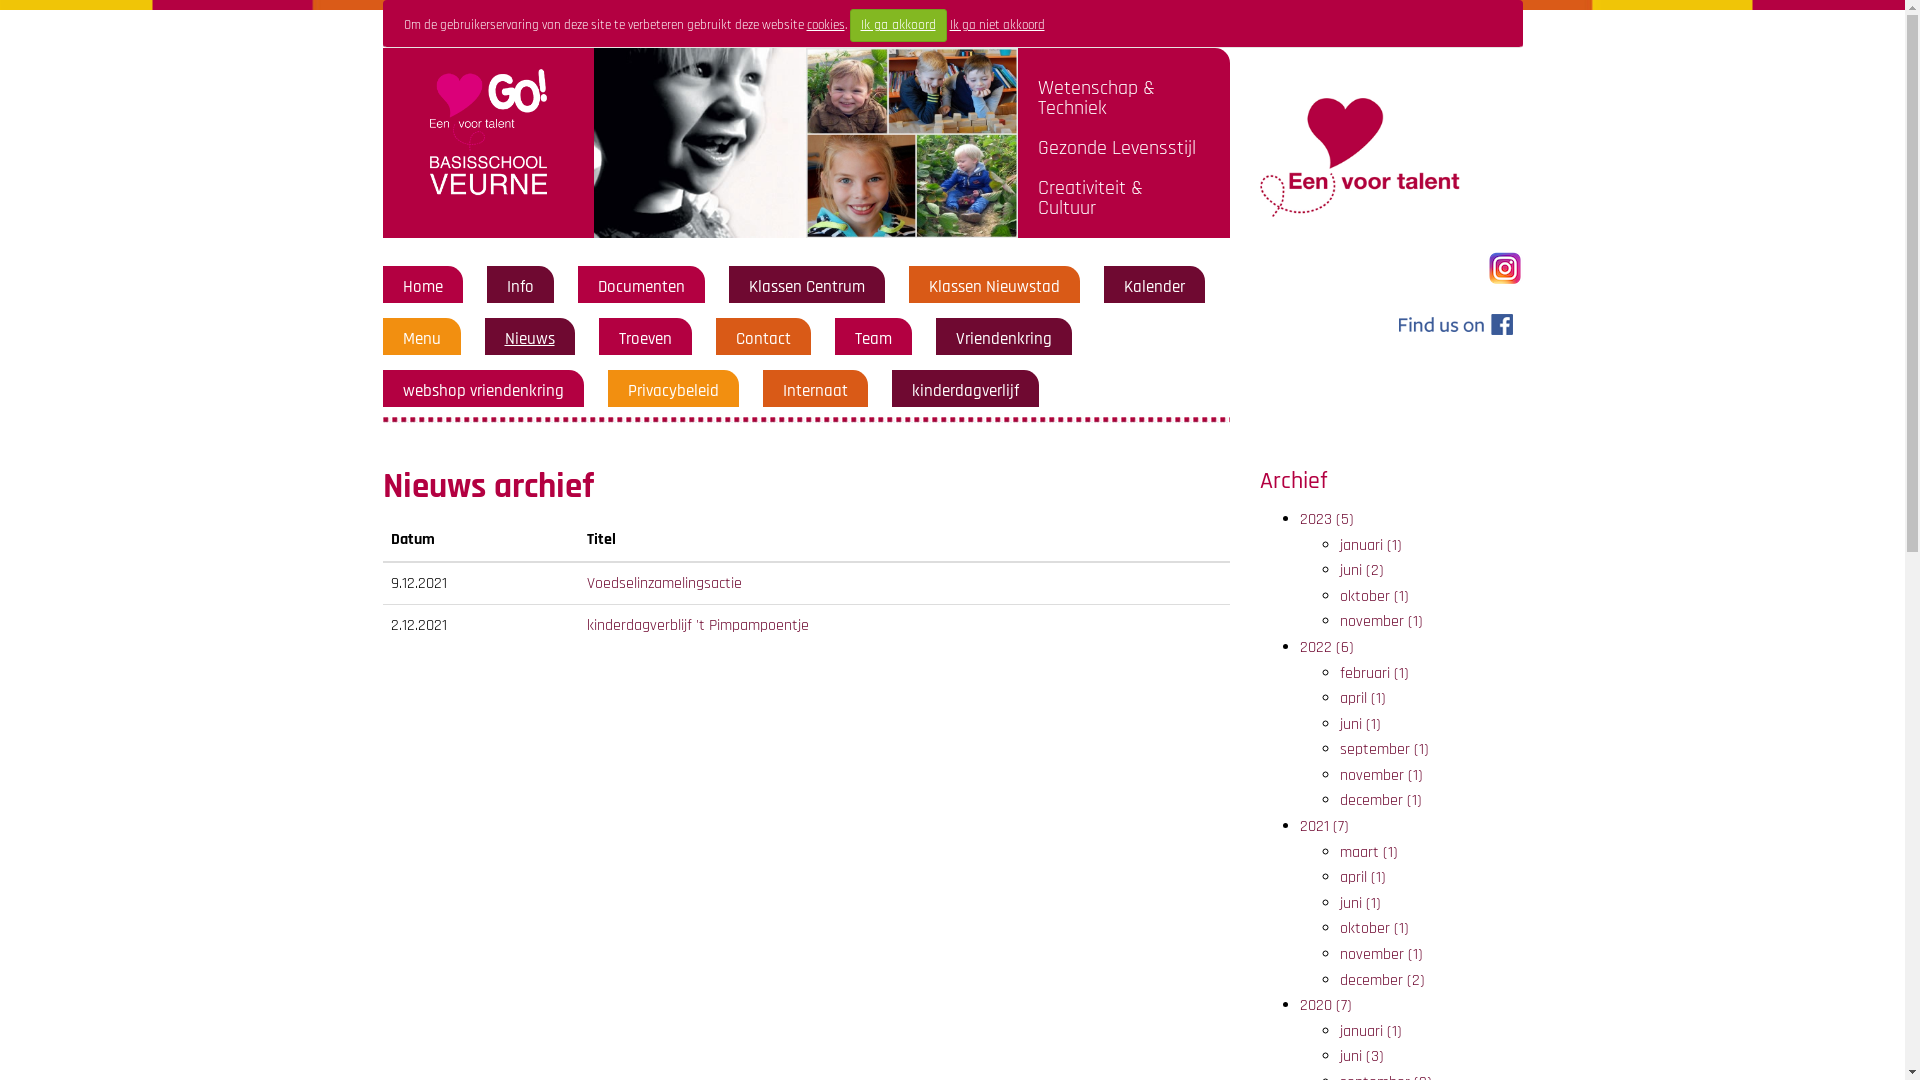 The height and width of the screenshot is (1080, 1920). Describe the element at coordinates (421, 286) in the screenshot. I see `'Home'` at that location.